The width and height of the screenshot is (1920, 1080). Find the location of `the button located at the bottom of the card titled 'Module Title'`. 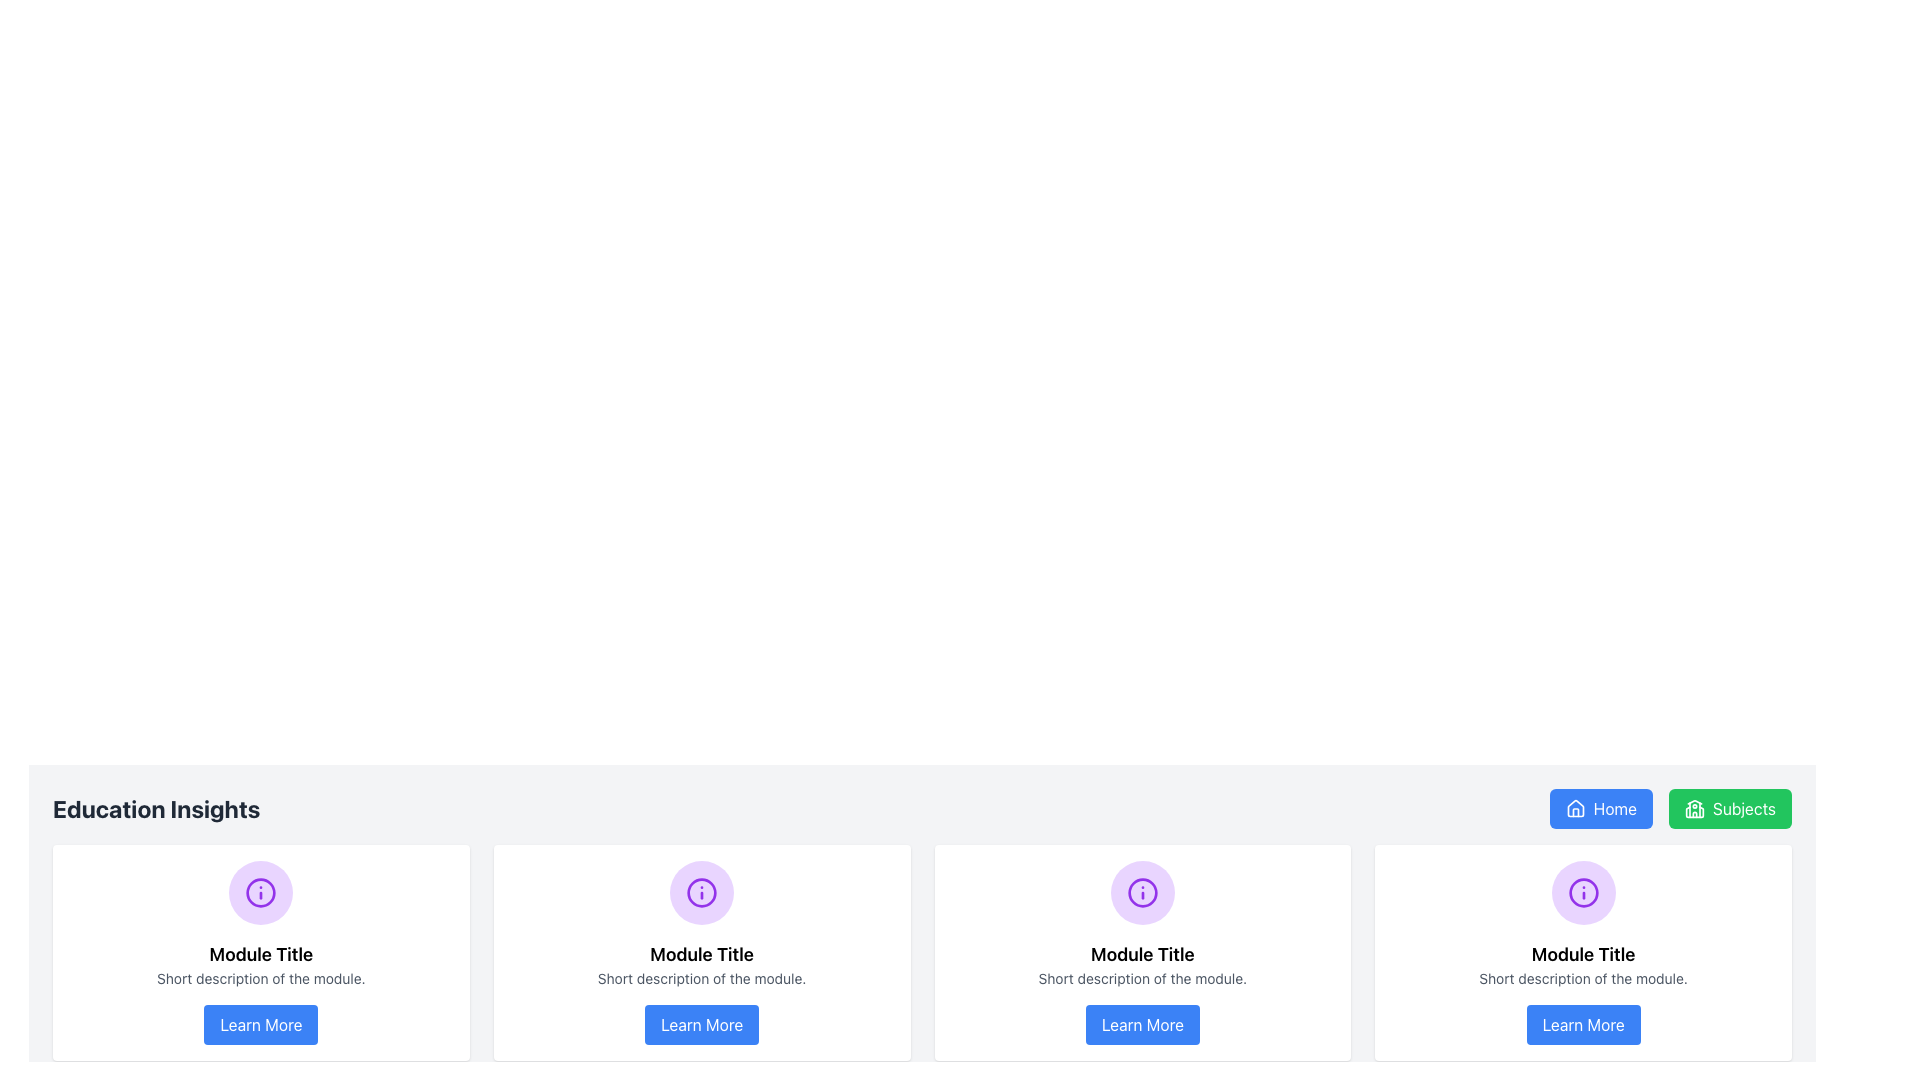

the button located at the bottom of the card titled 'Module Title' is located at coordinates (260, 1025).